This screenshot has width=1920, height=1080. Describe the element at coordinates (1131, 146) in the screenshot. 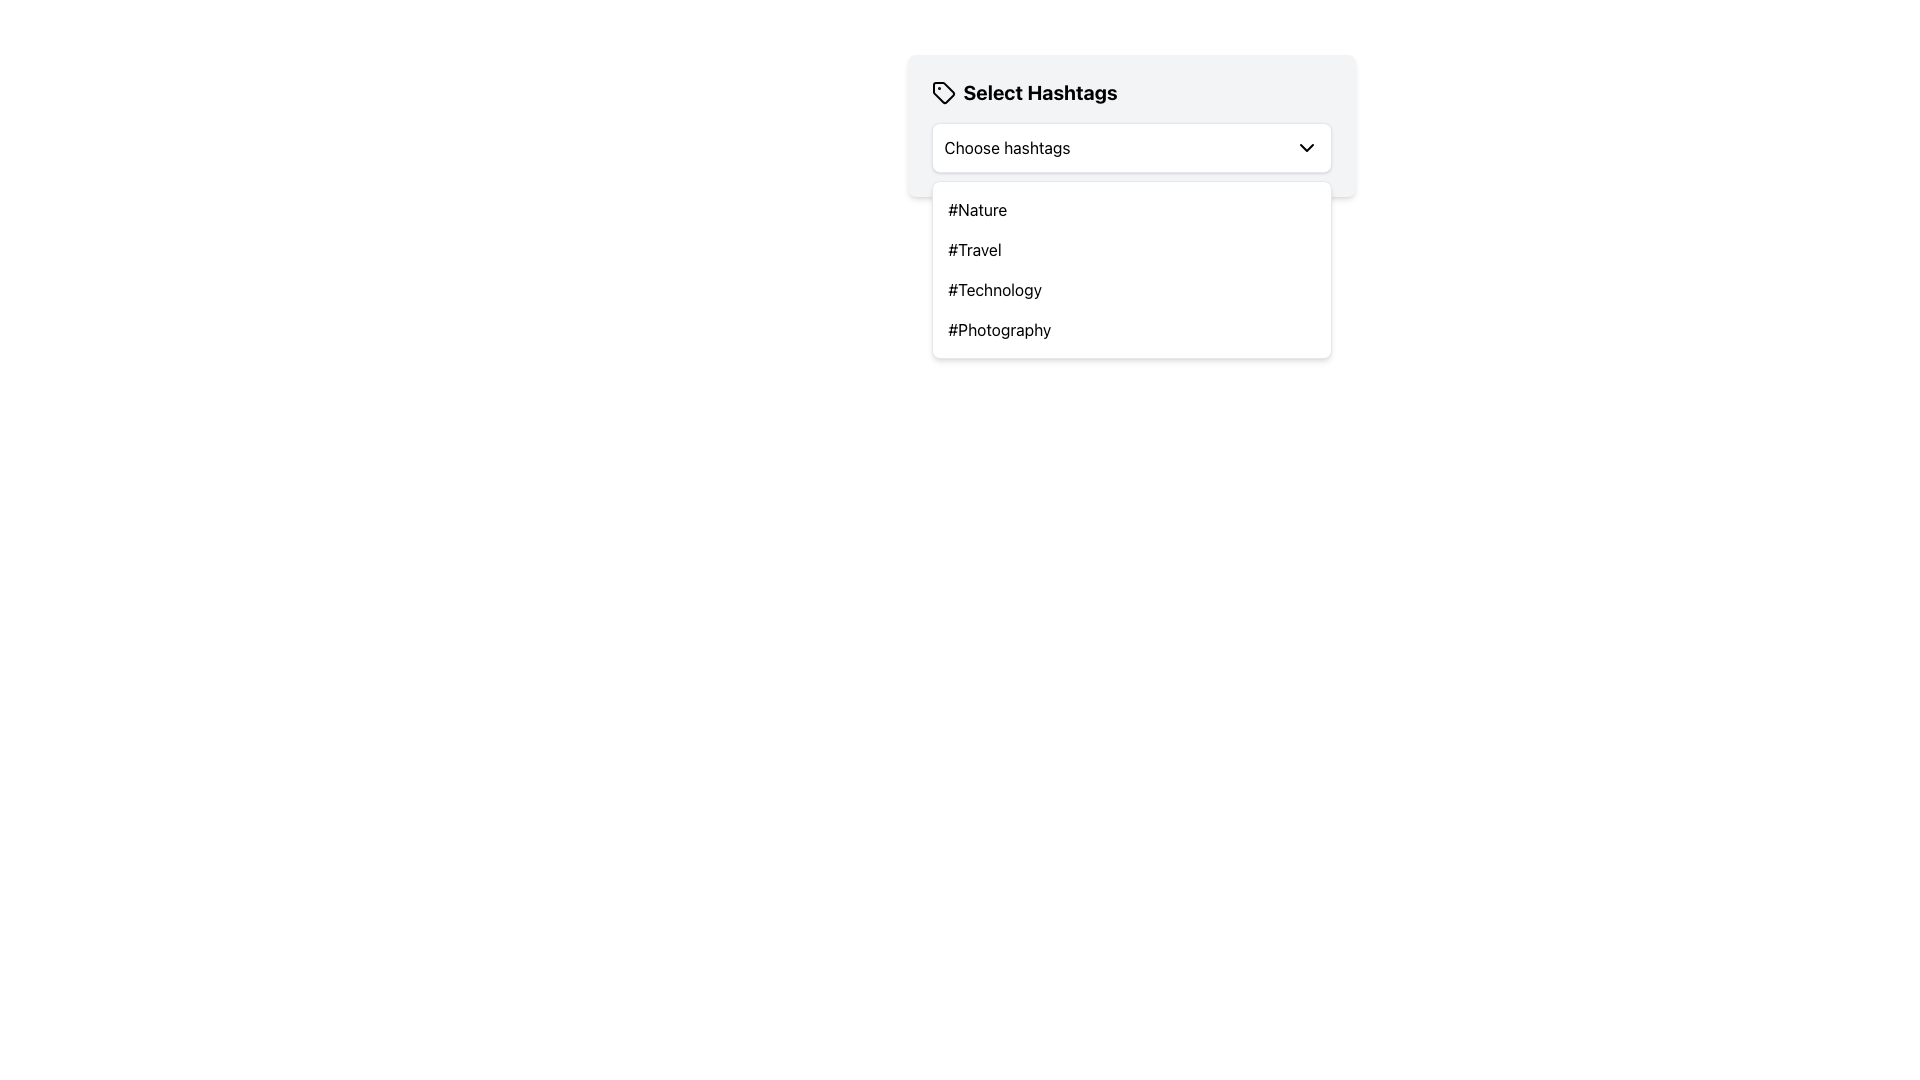

I see `the dropdown menu labeled 'Choose hashtags' within the 'Select Hashtags' section` at that location.